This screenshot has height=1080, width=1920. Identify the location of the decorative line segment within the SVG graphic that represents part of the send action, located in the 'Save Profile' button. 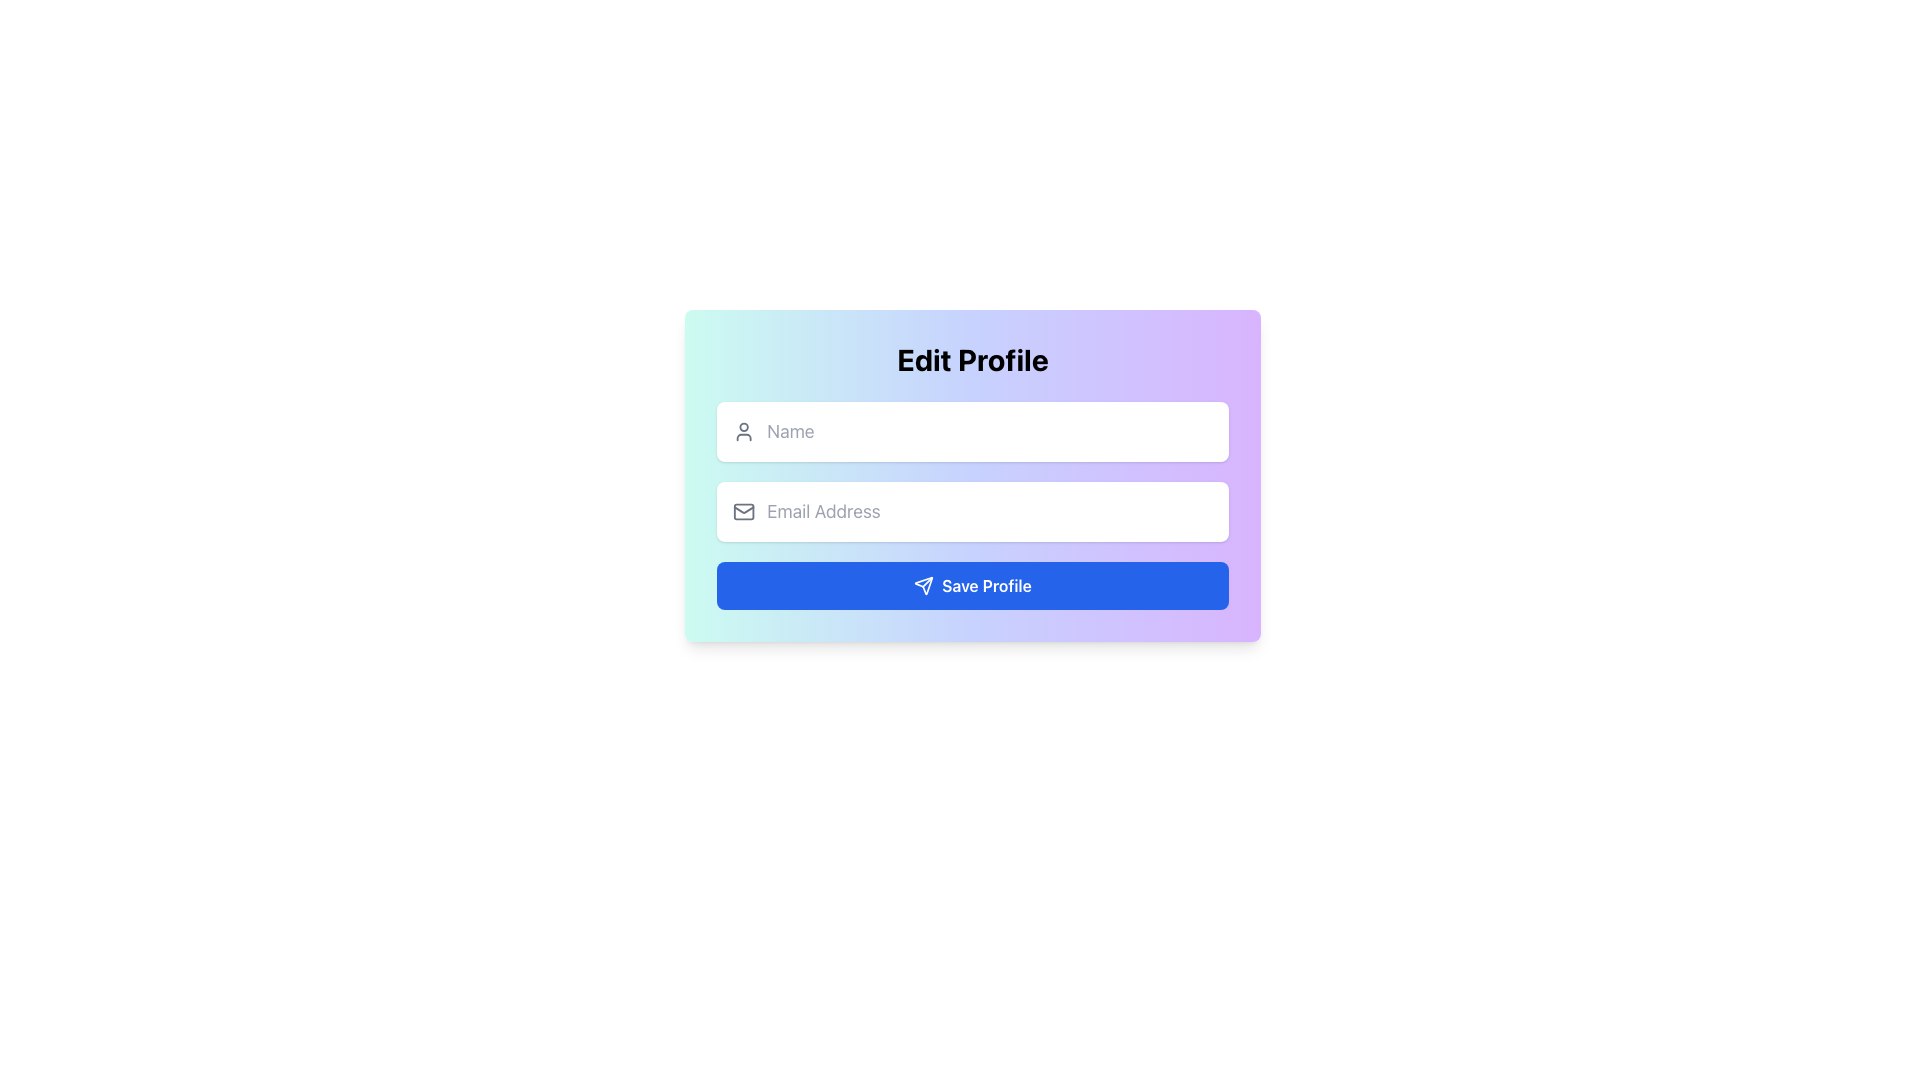
(926, 582).